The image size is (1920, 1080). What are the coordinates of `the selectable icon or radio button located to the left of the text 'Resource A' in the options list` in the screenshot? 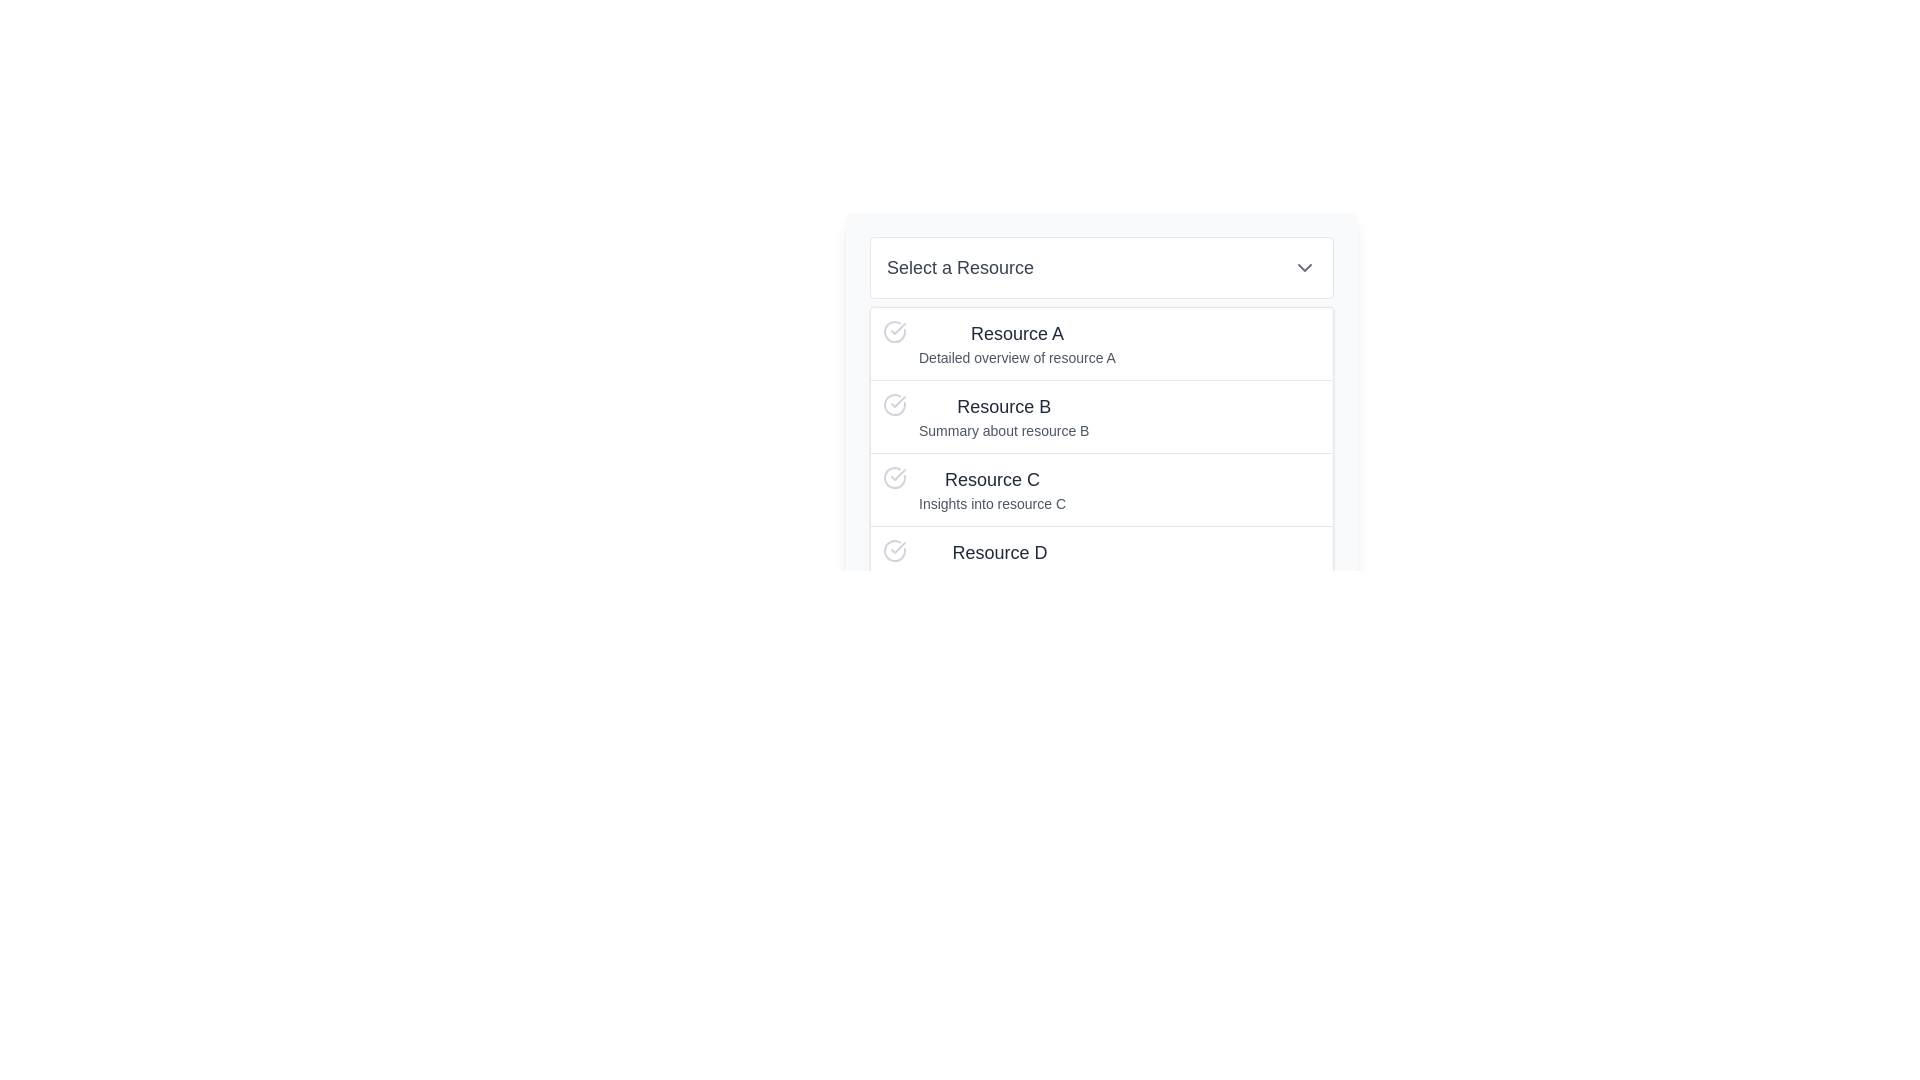 It's located at (893, 330).